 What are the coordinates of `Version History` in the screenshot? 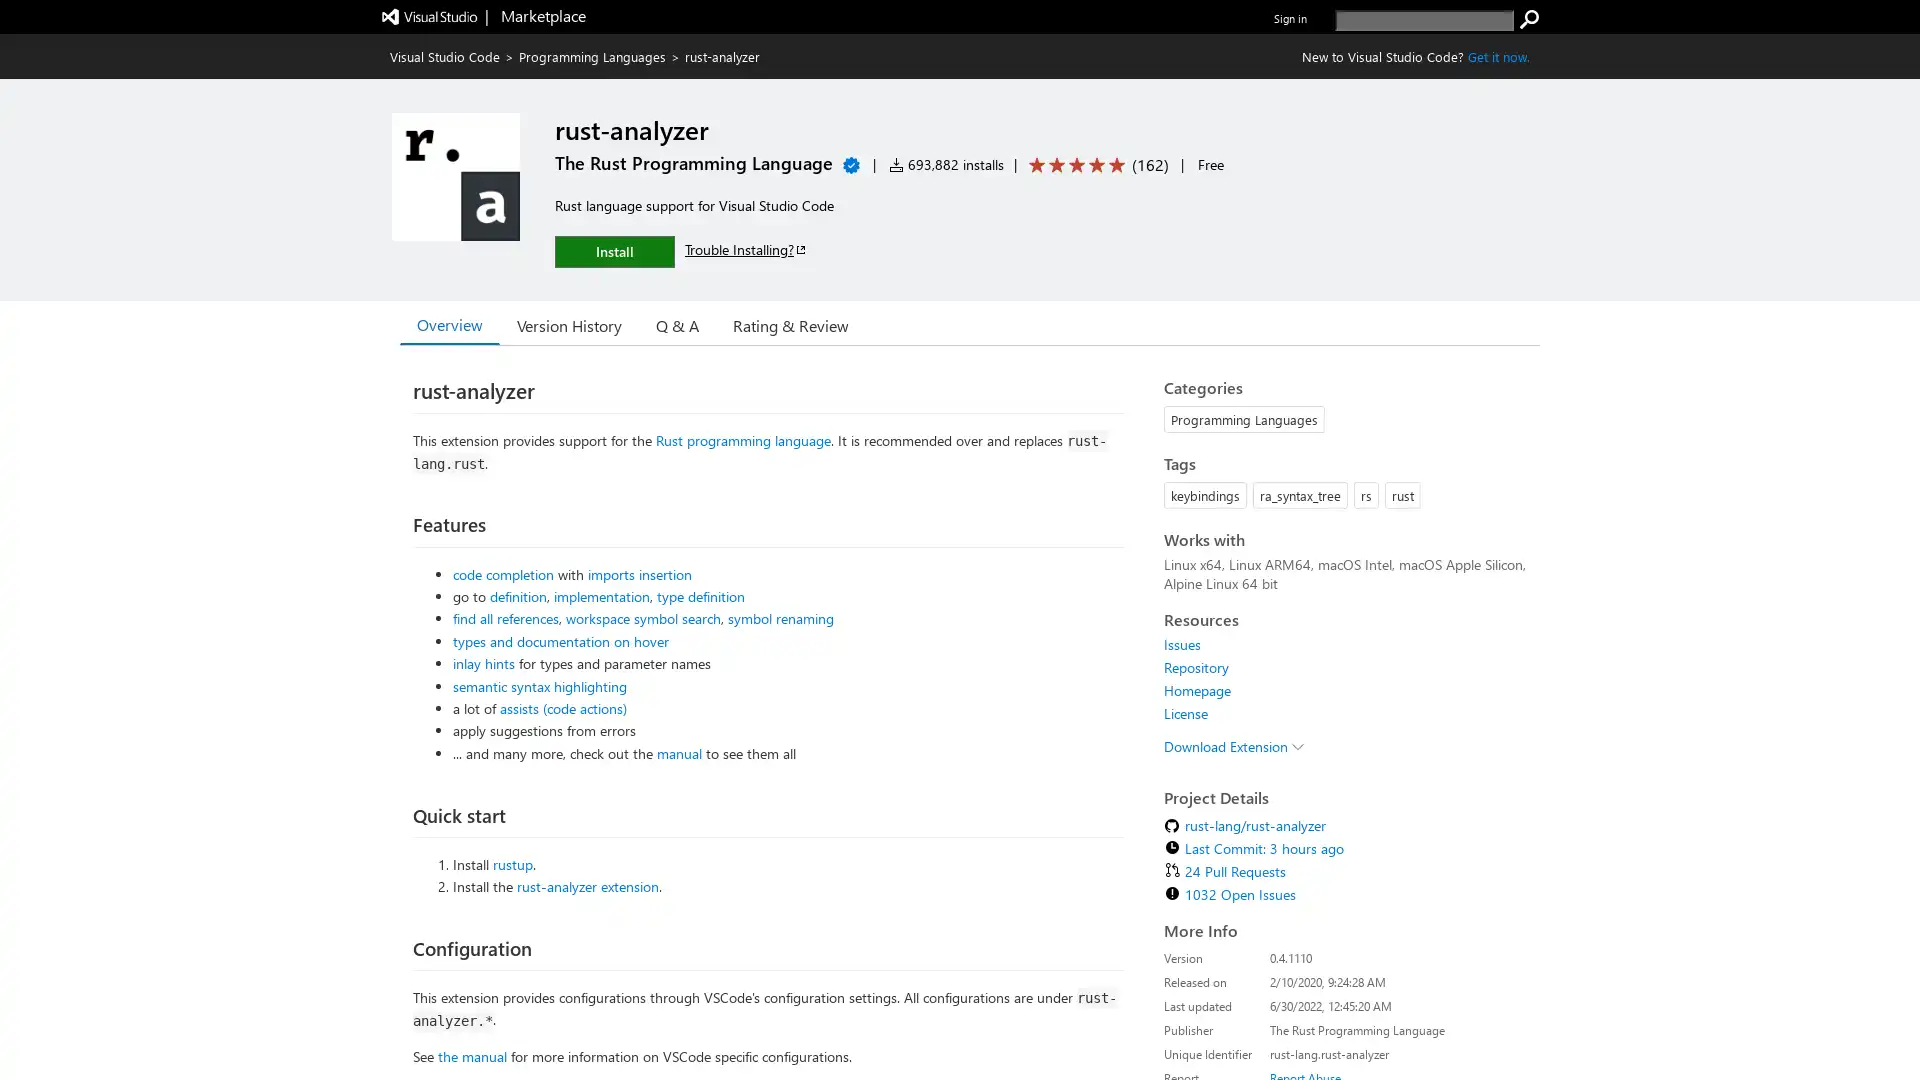 It's located at (568, 323).